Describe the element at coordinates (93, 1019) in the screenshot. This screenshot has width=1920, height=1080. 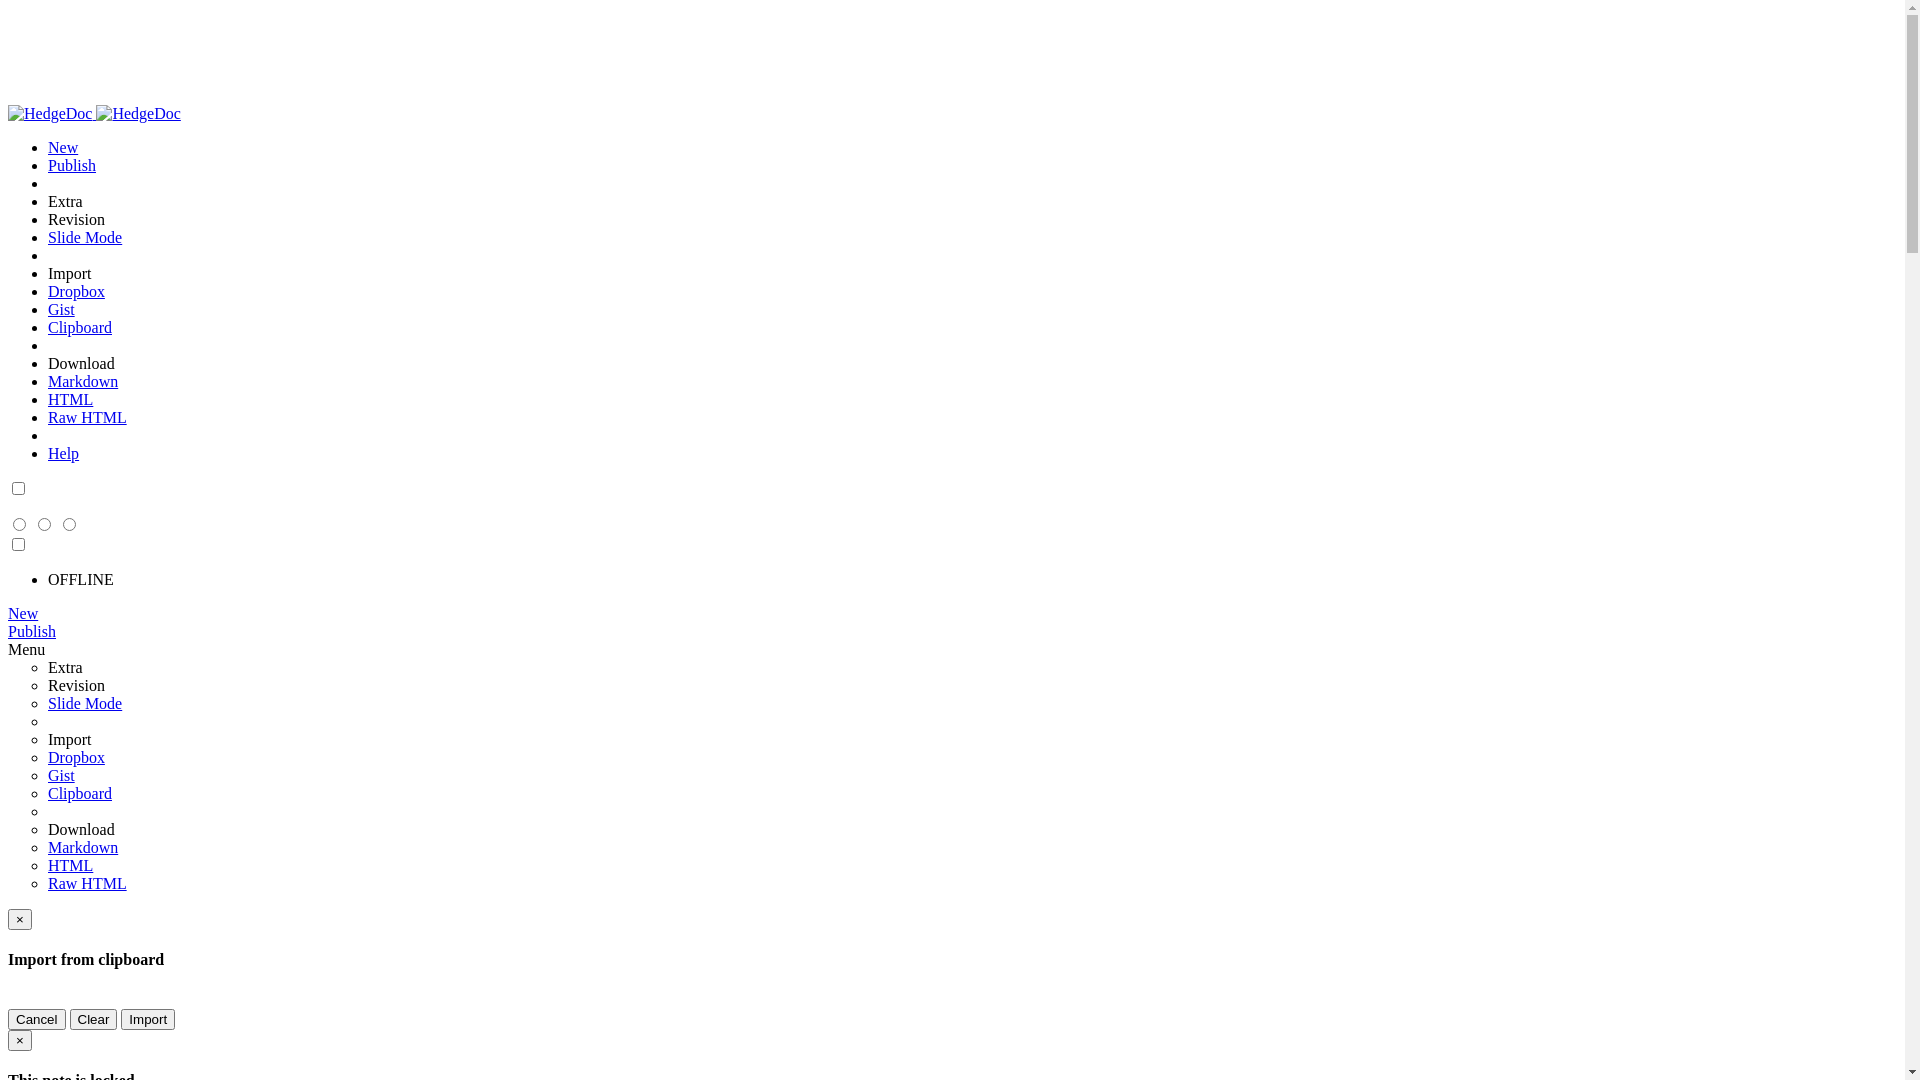
I see `'Clear'` at that location.